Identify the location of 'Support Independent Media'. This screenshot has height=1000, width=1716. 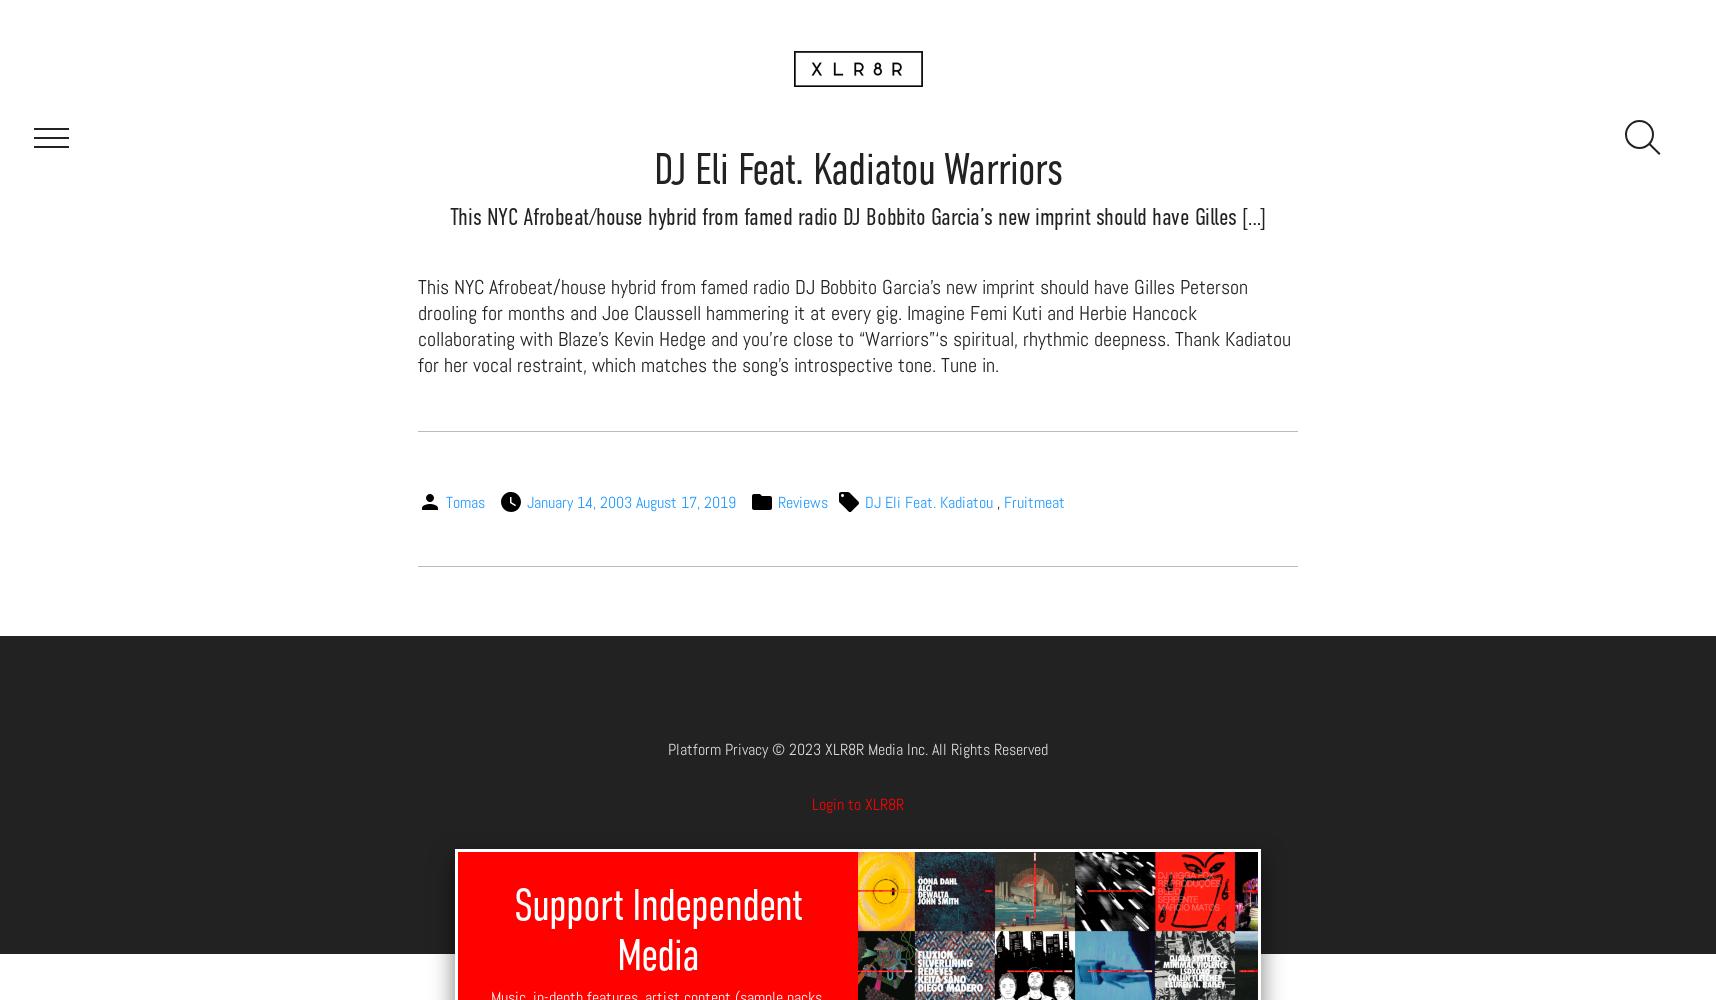
(656, 930).